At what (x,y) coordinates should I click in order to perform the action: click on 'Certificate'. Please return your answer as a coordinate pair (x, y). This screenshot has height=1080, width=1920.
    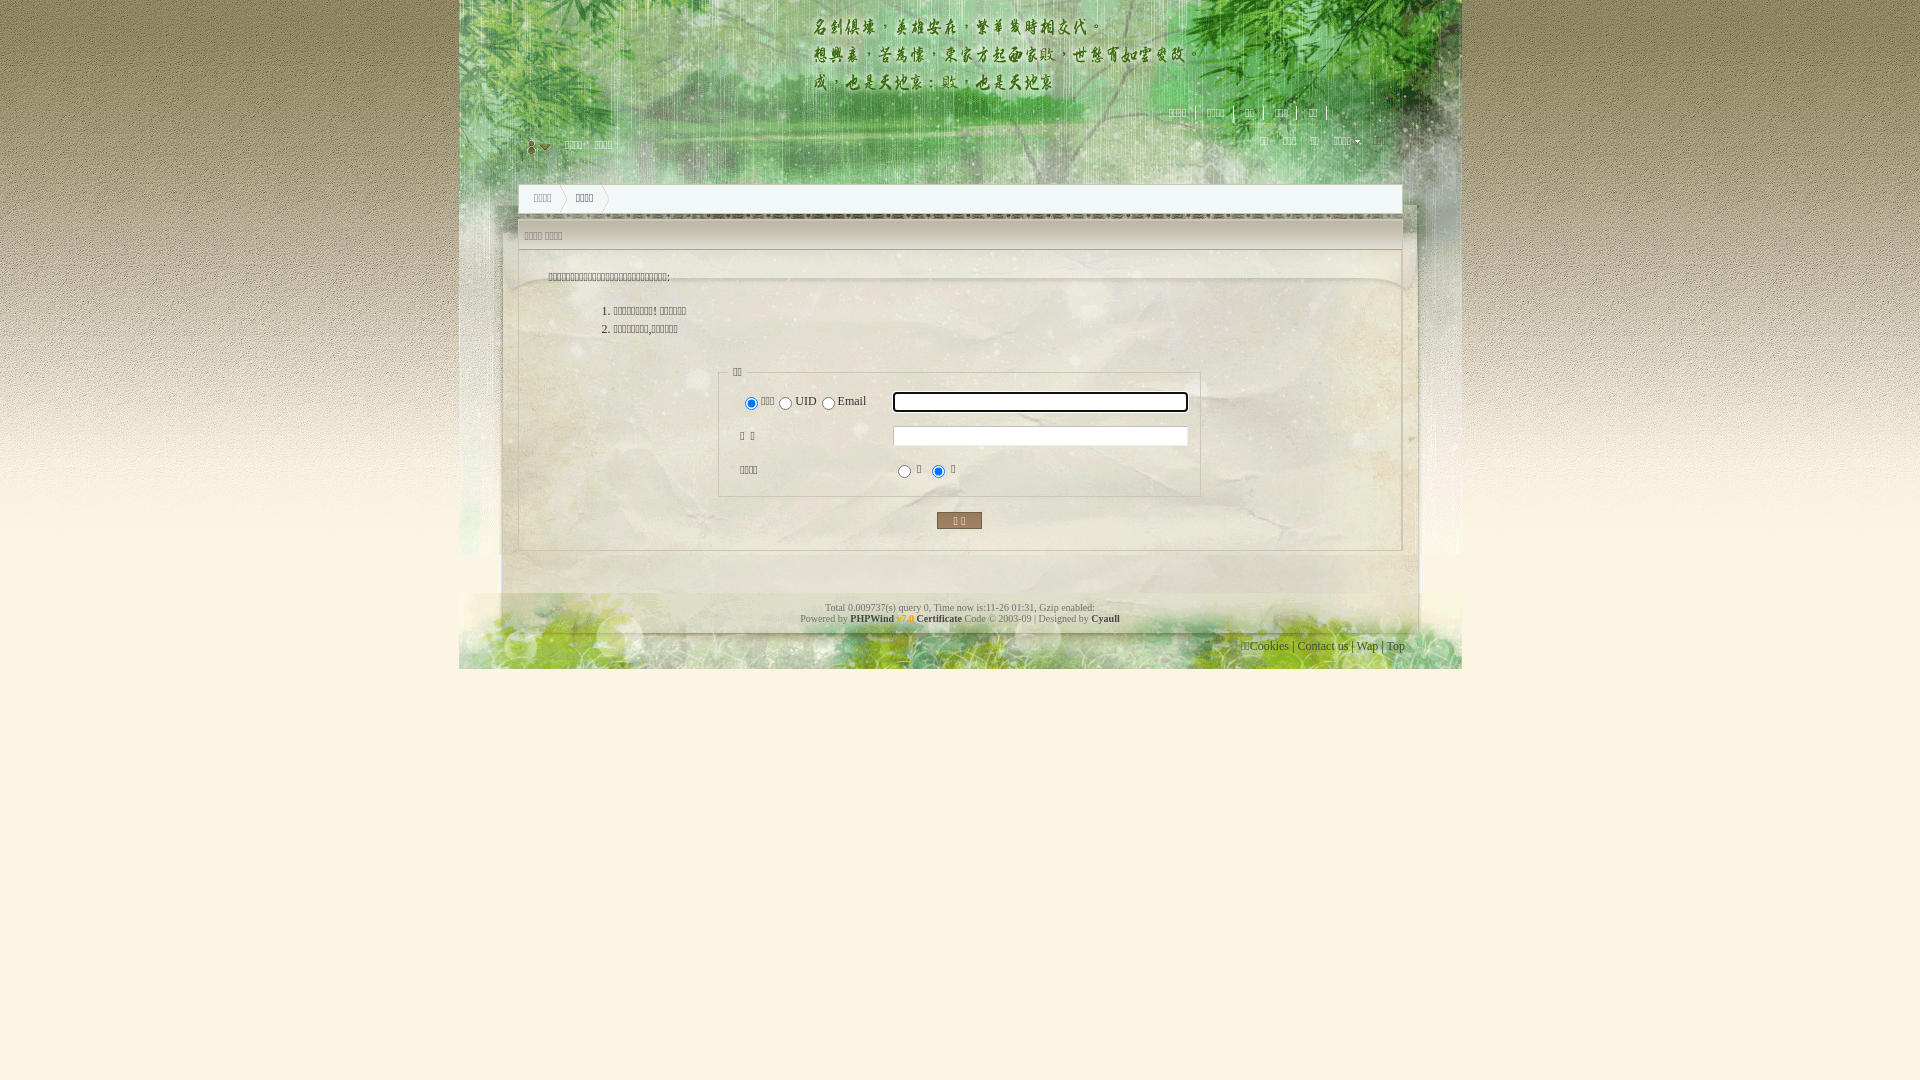
    Looking at the image, I should click on (939, 617).